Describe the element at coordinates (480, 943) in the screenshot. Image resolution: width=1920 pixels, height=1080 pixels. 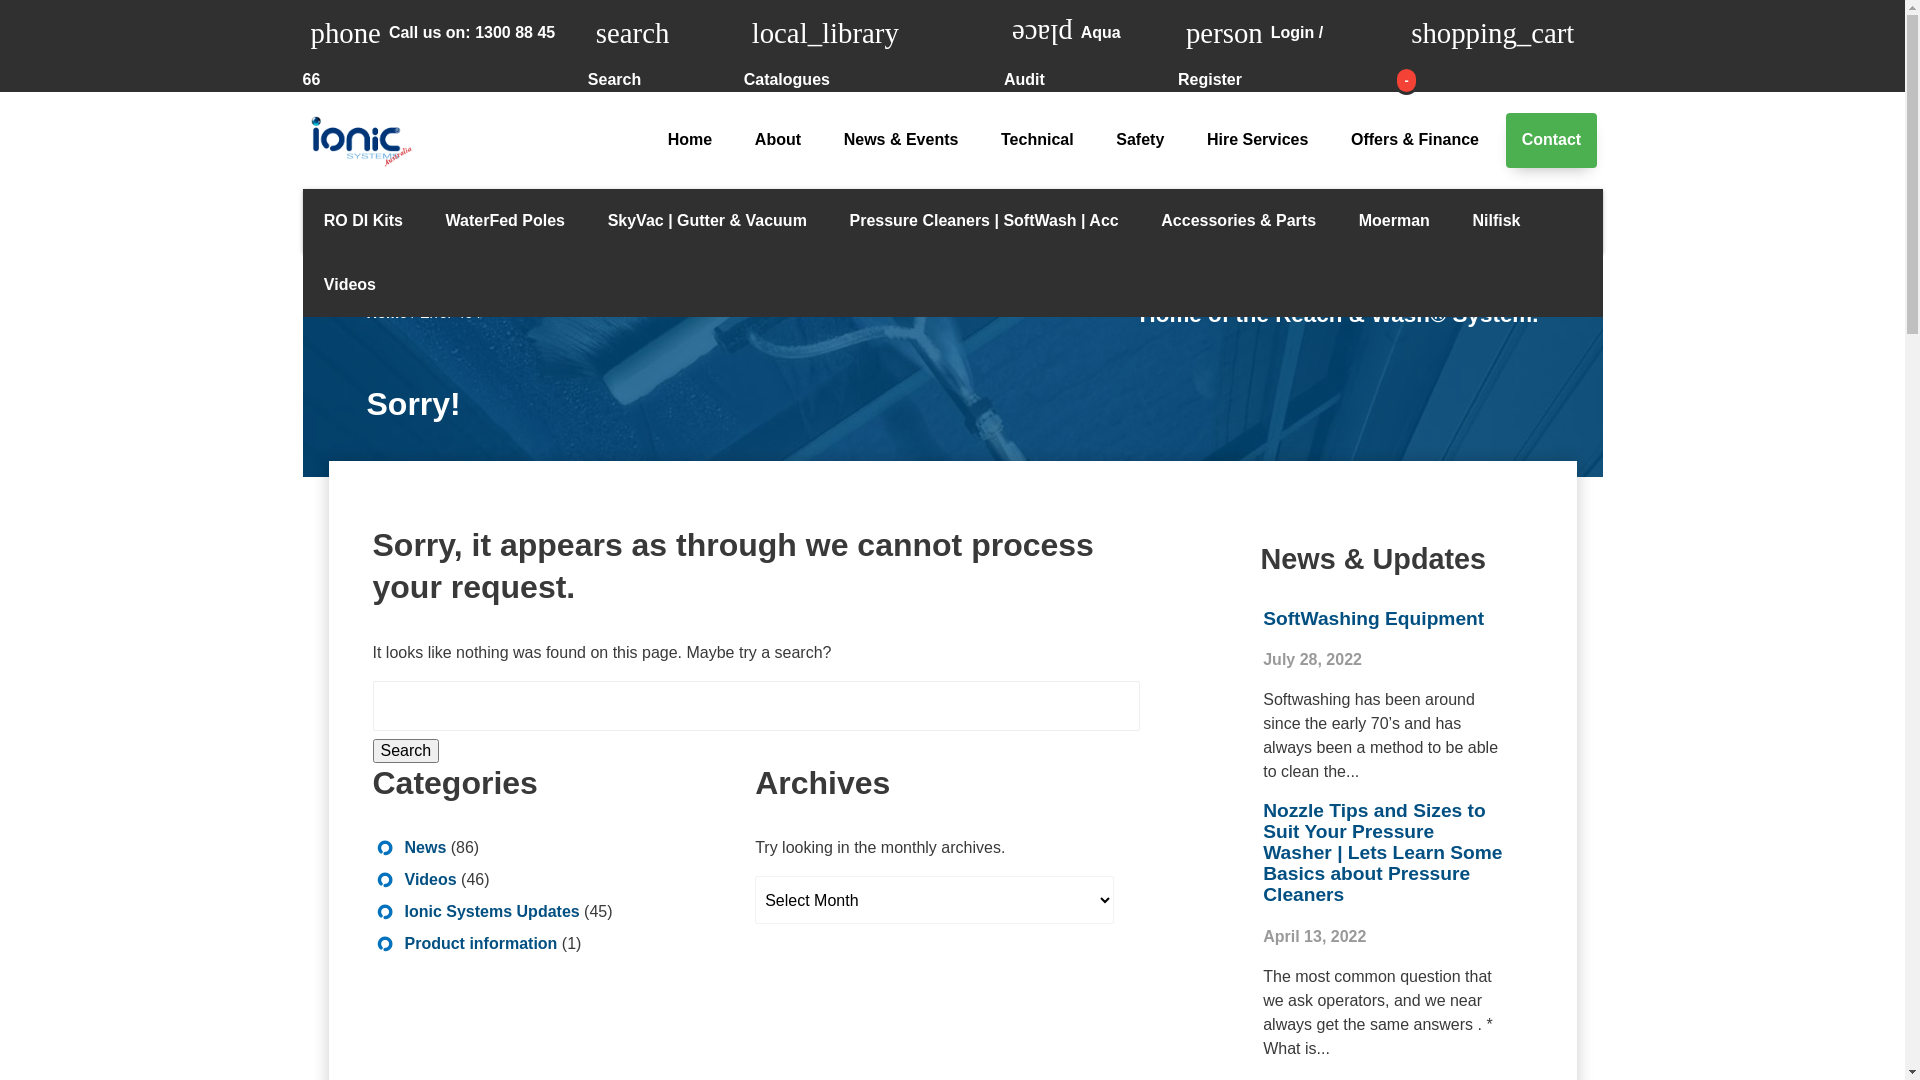
I see `'Product information'` at that location.